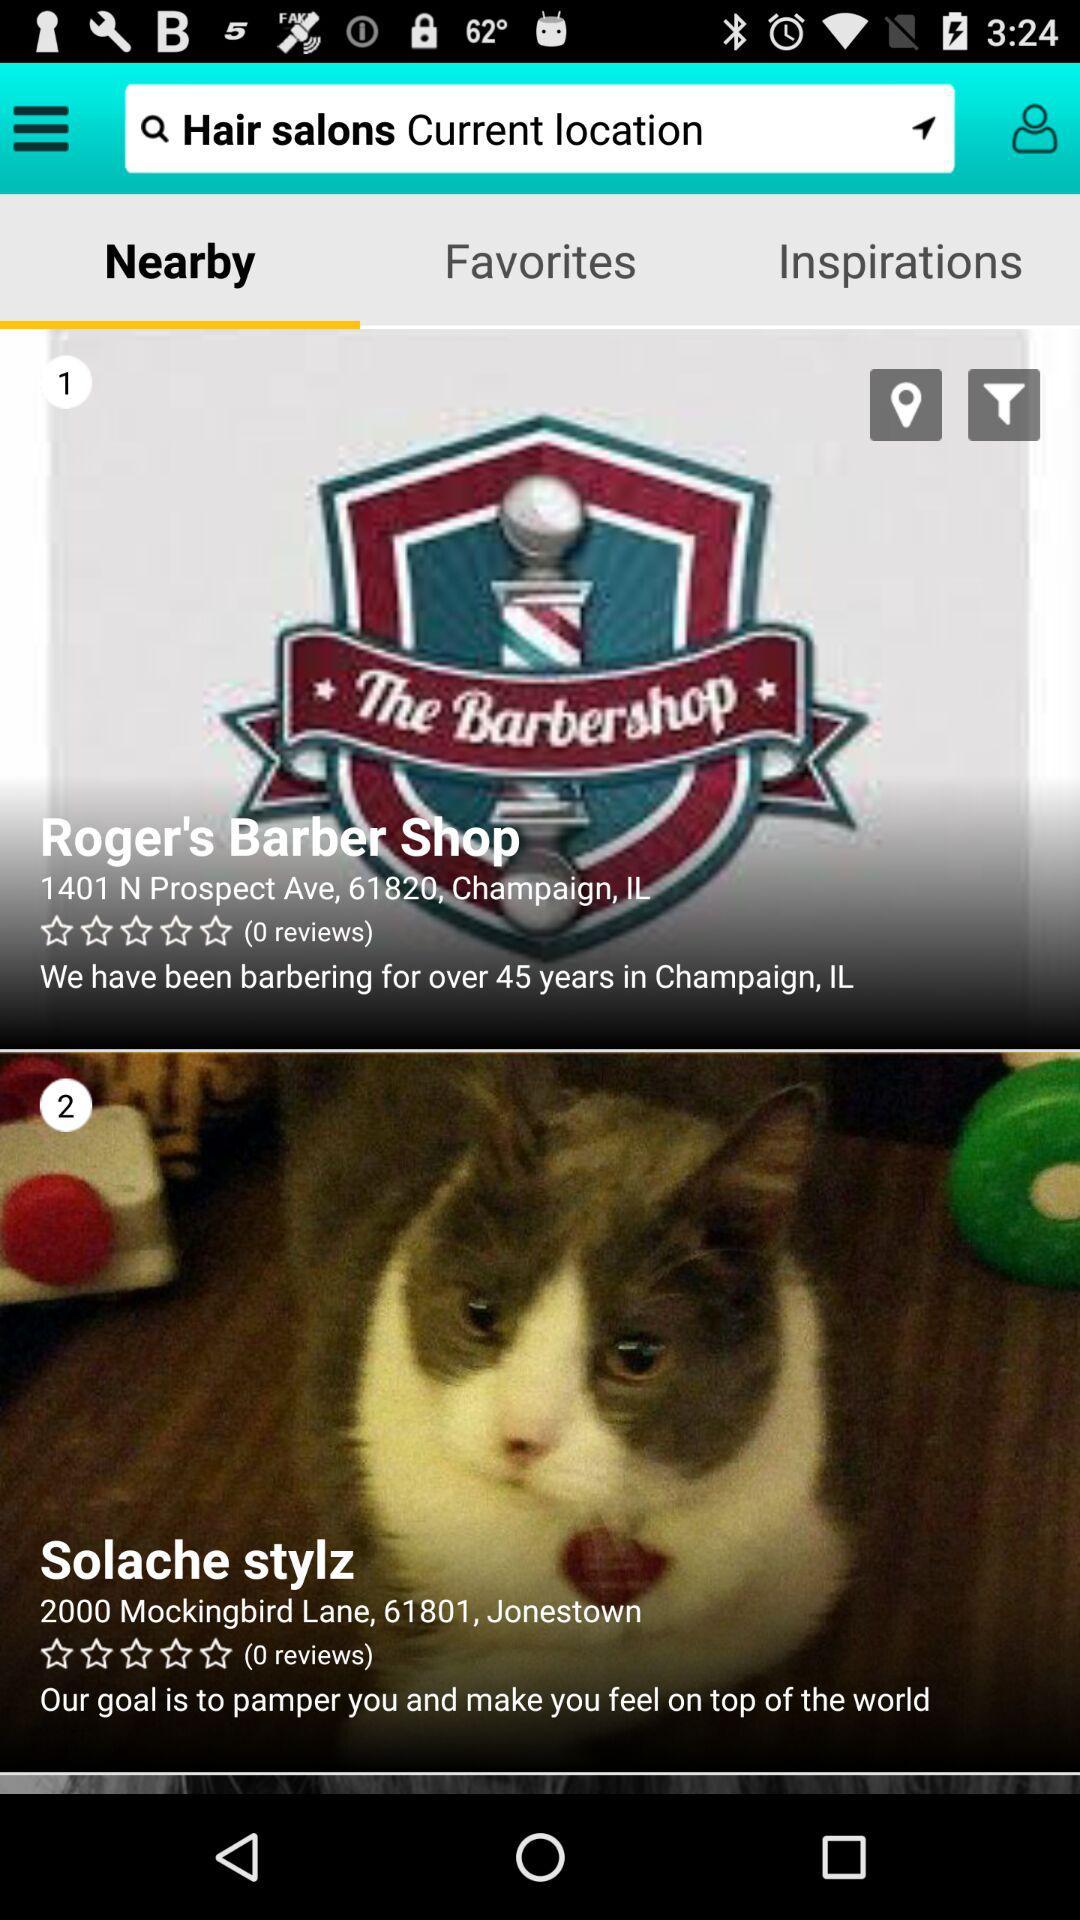 The height and width of the screenshot is (1920, 1080). Describe the element at coordinates (540, 885) in the screenshot. I see `app above the (0 reviews) app` at that location.